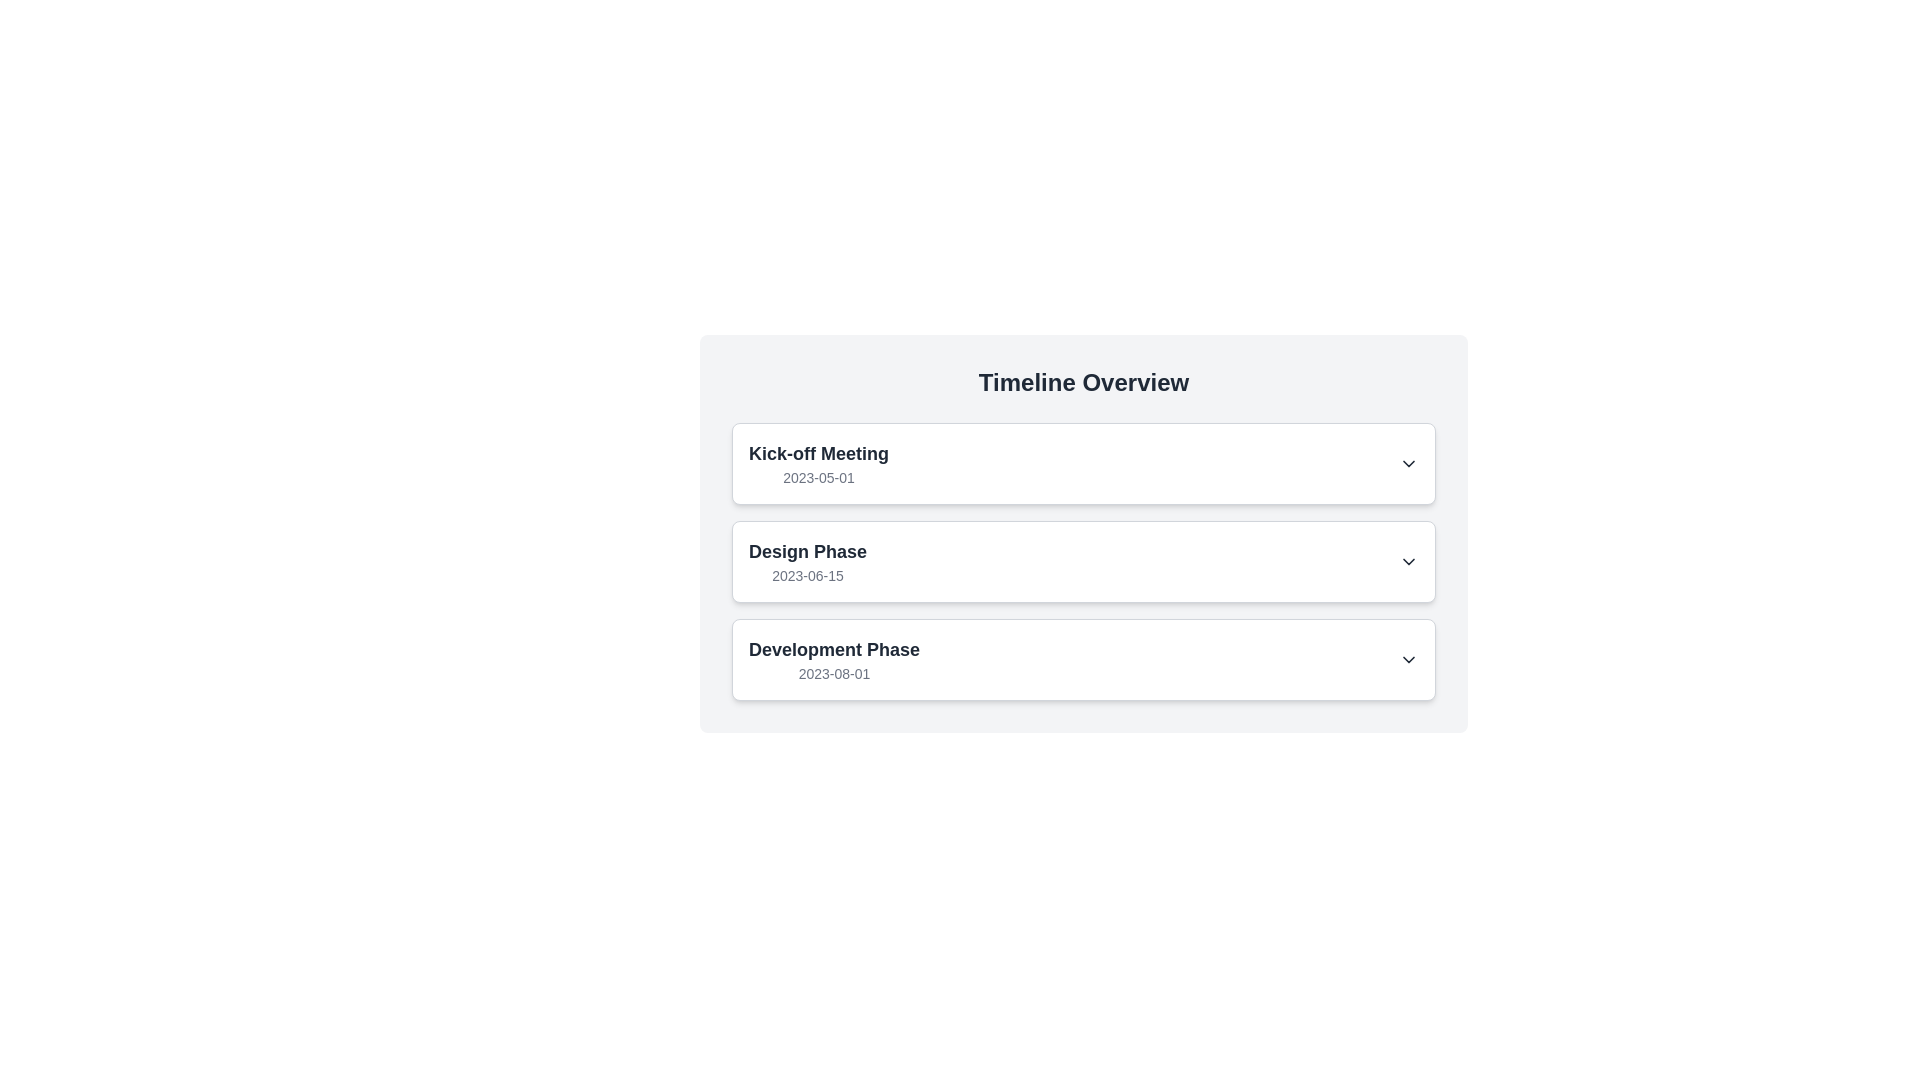  I want to click on the static label displaying the date '2023-05-01', which is positioned below the 'Kick-off Meeting' text within the card layout, so click(819, 478).